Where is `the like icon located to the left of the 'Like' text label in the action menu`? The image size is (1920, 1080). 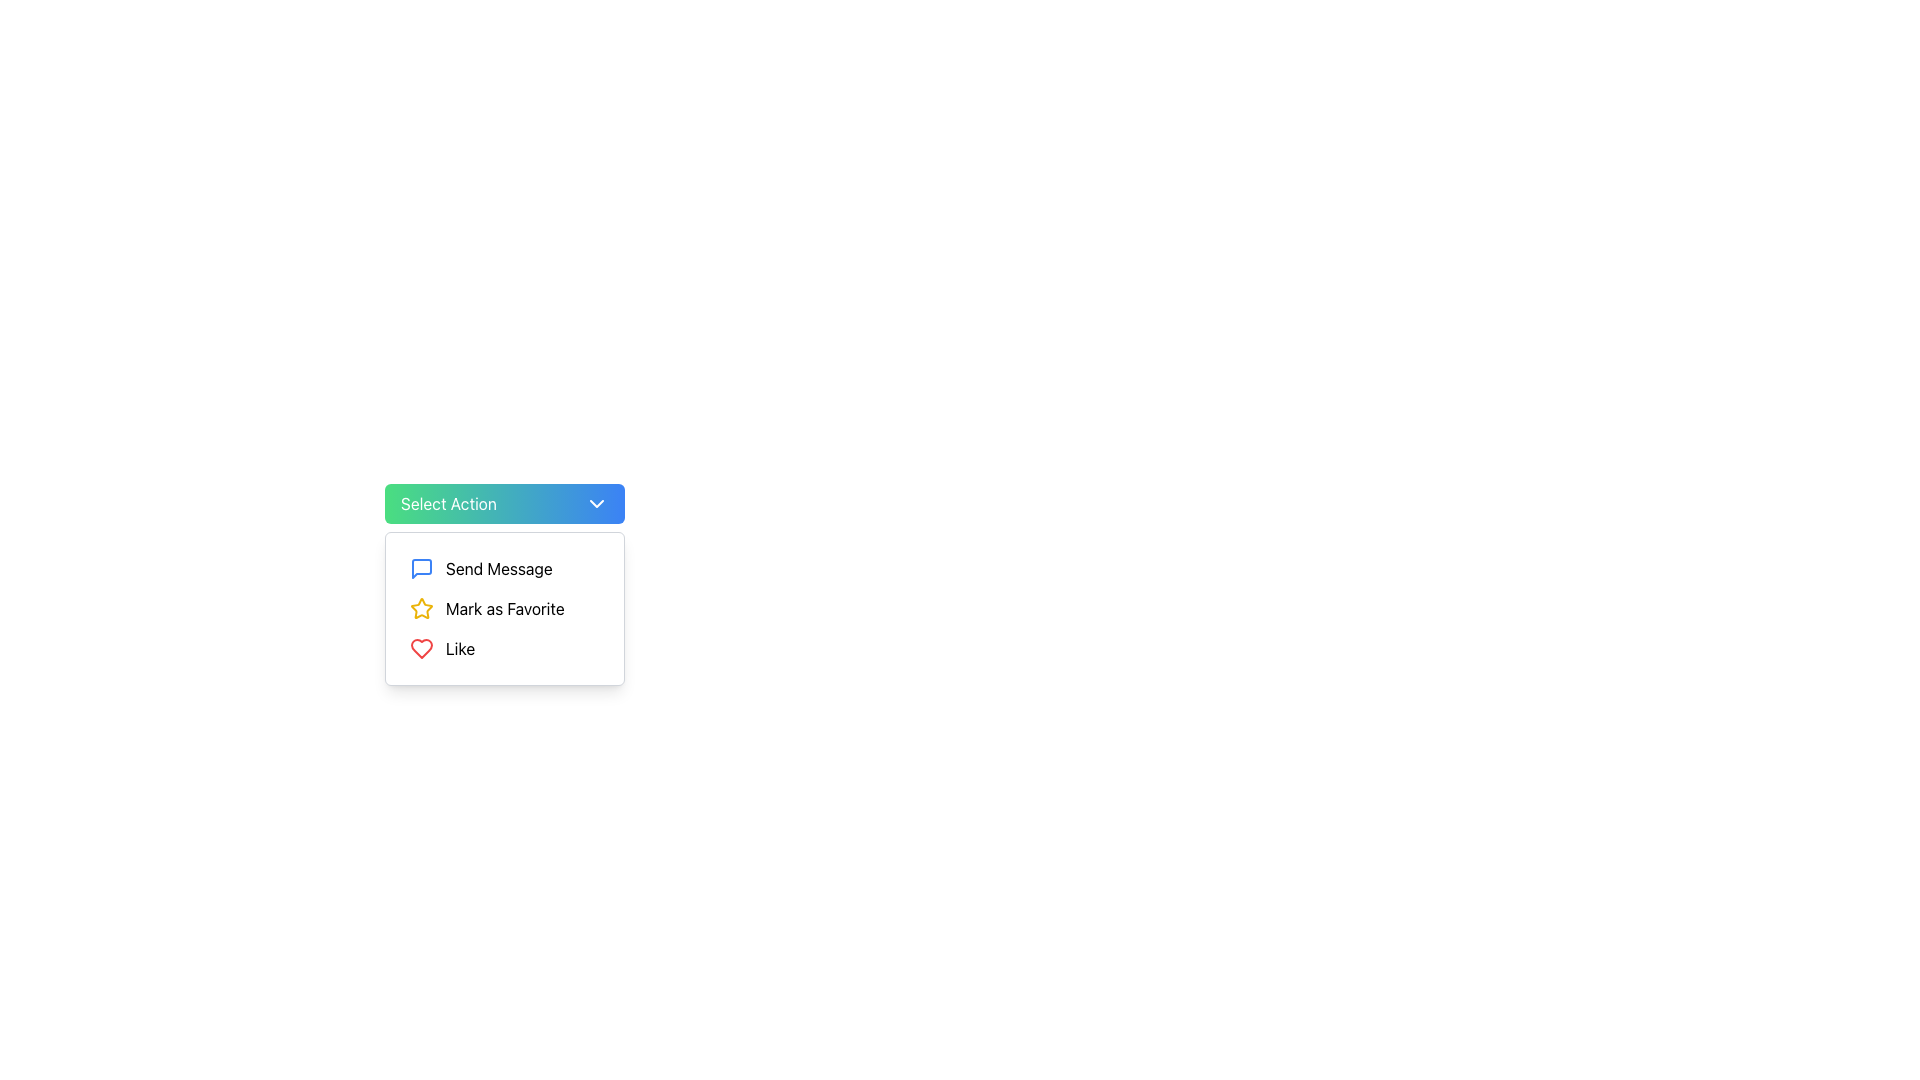 the like icon located to the left of the 'Like' text label in the action menu is located at coordinates (421, 648).